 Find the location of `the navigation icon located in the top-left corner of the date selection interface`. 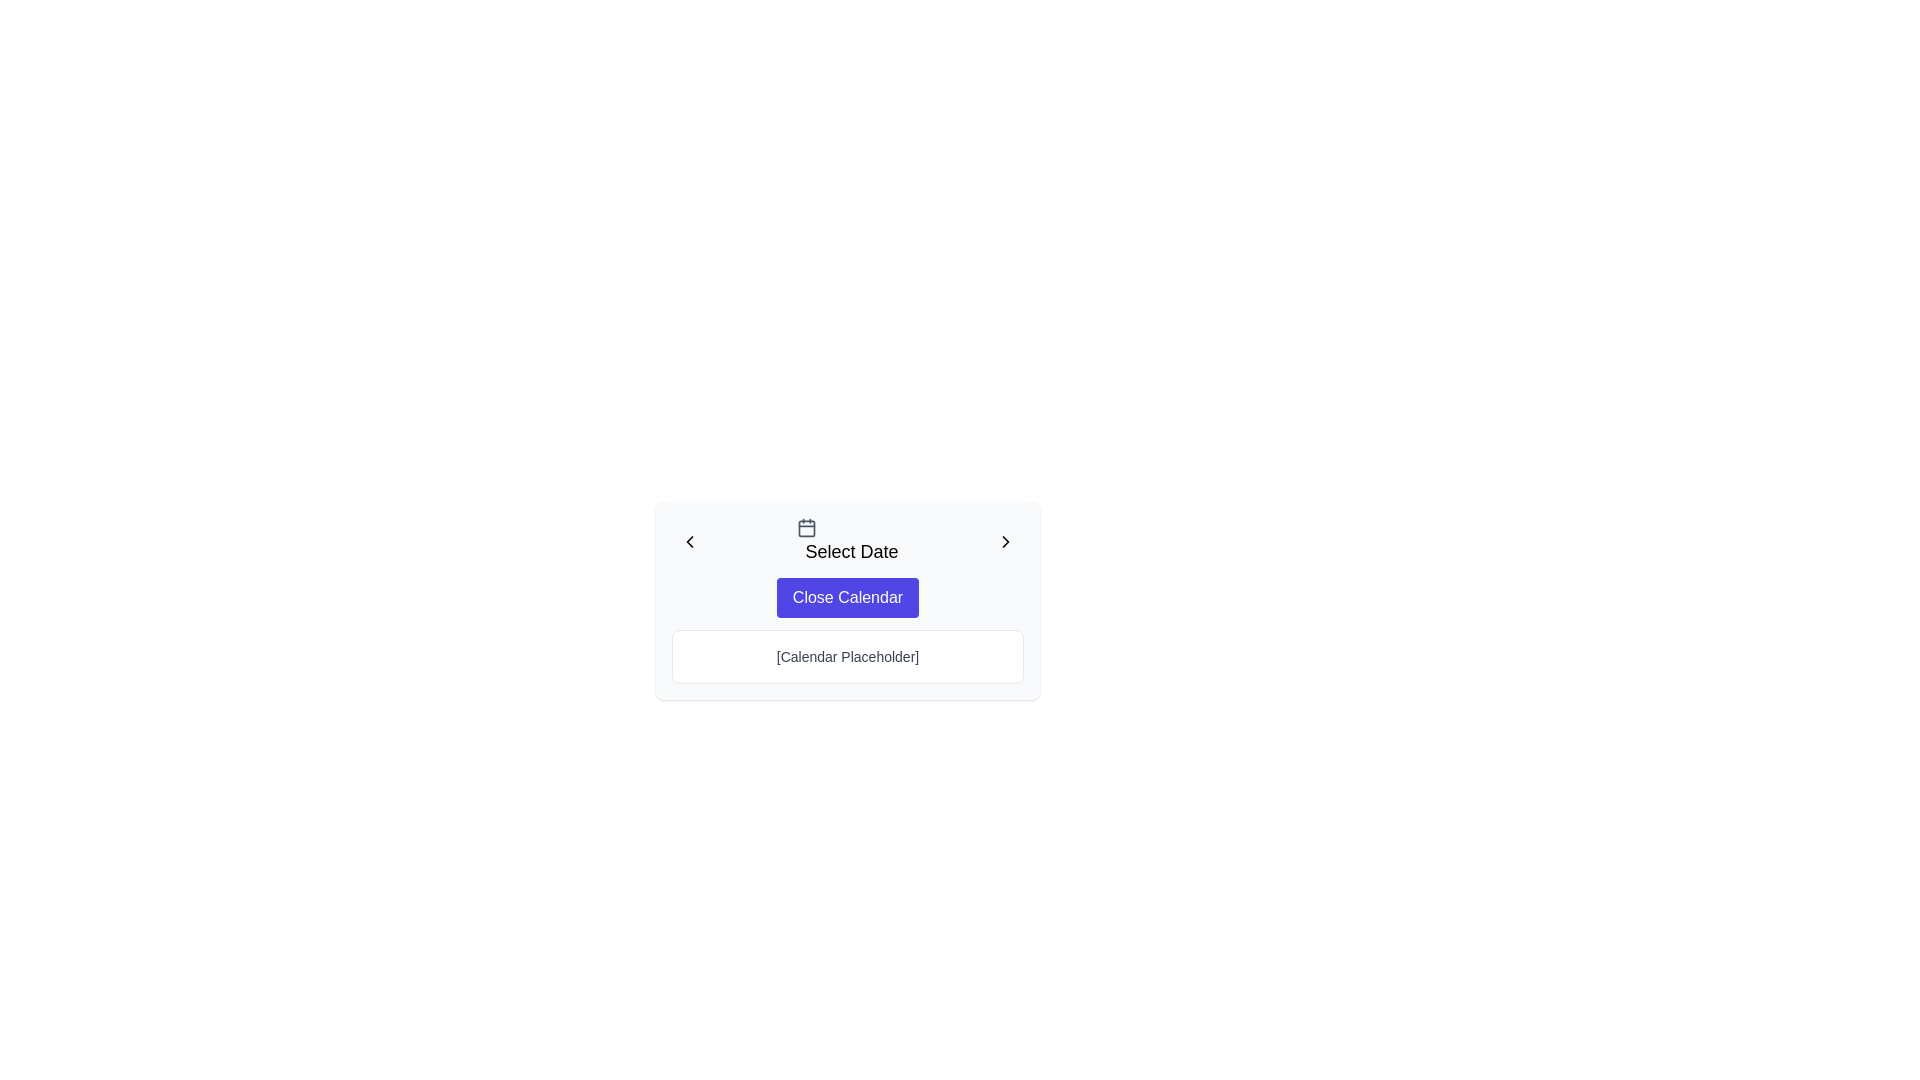

the navigation icon located in the top-left corner of the date selection interface is located at coordinates (690, 542).